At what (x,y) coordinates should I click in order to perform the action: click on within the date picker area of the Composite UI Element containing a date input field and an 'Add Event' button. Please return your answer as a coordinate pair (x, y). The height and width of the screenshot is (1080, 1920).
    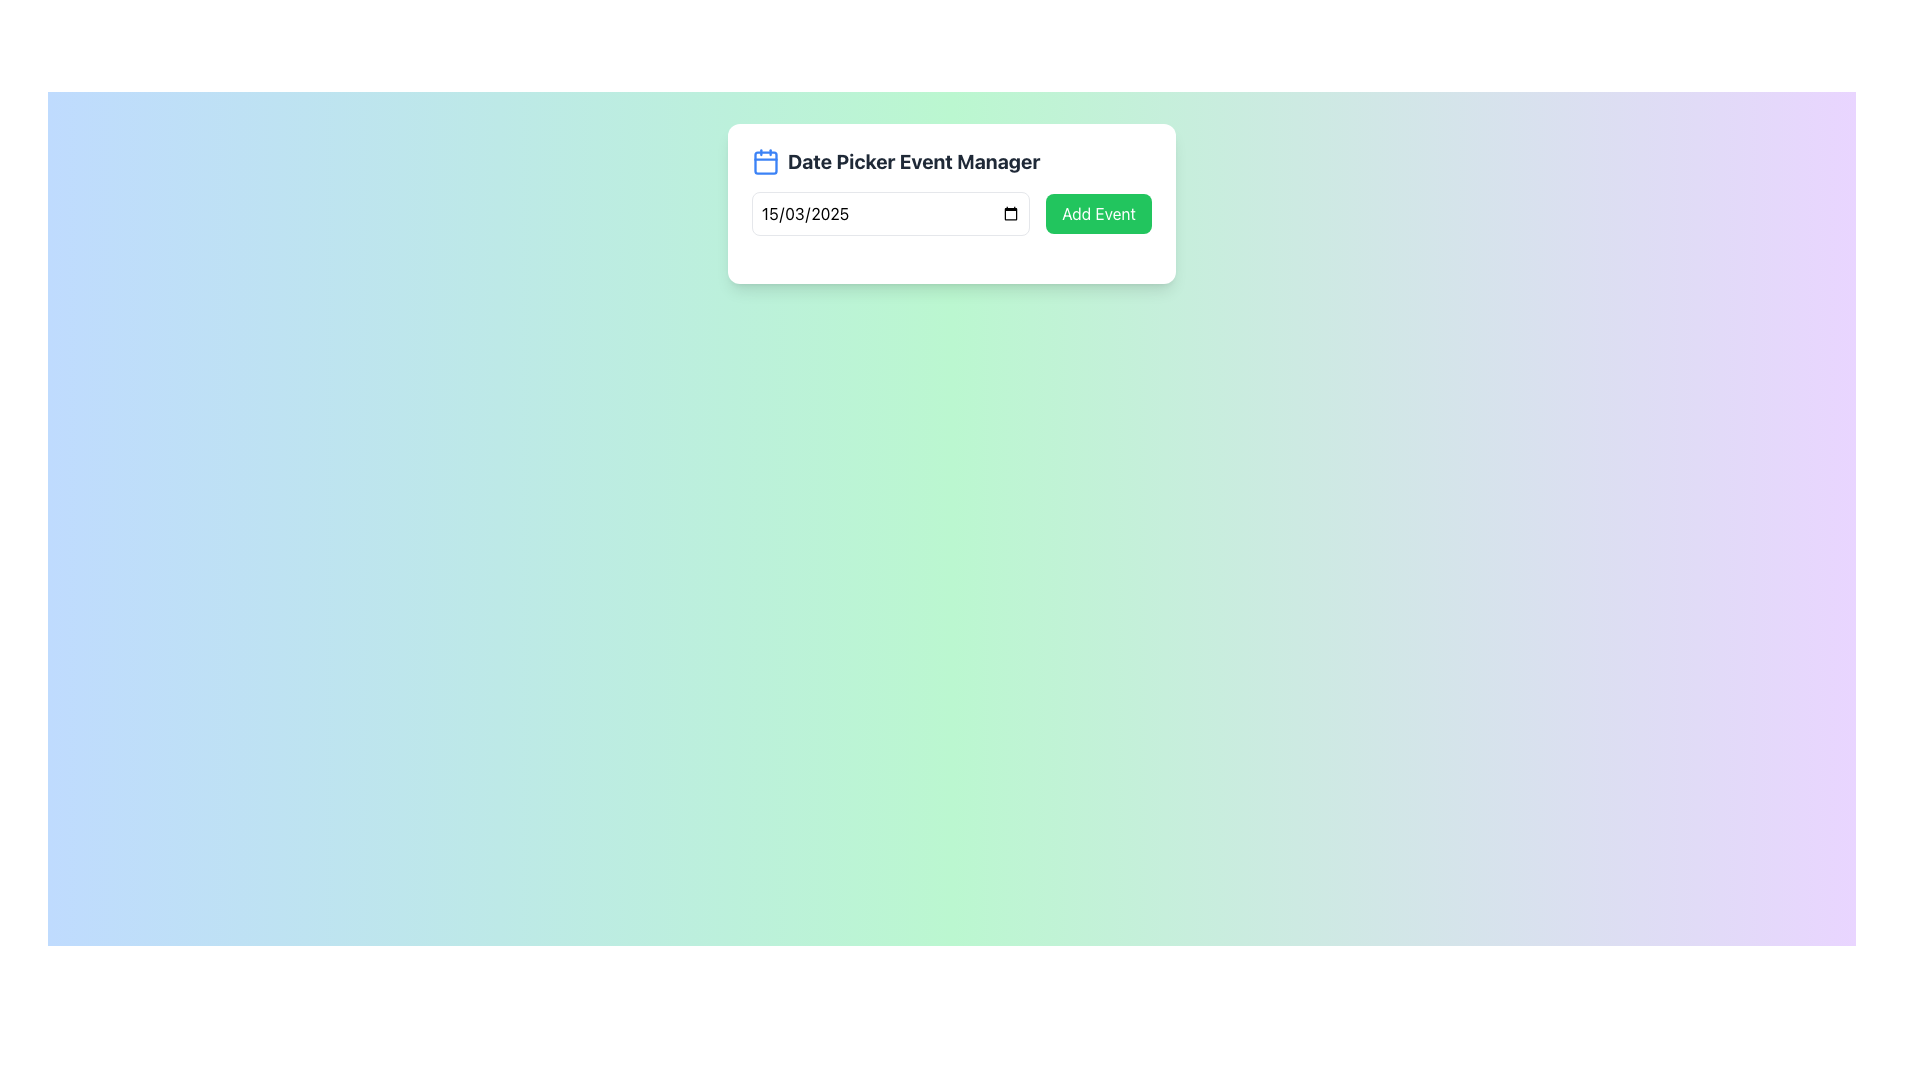
    Looking at the image, I should click on (950, 213).